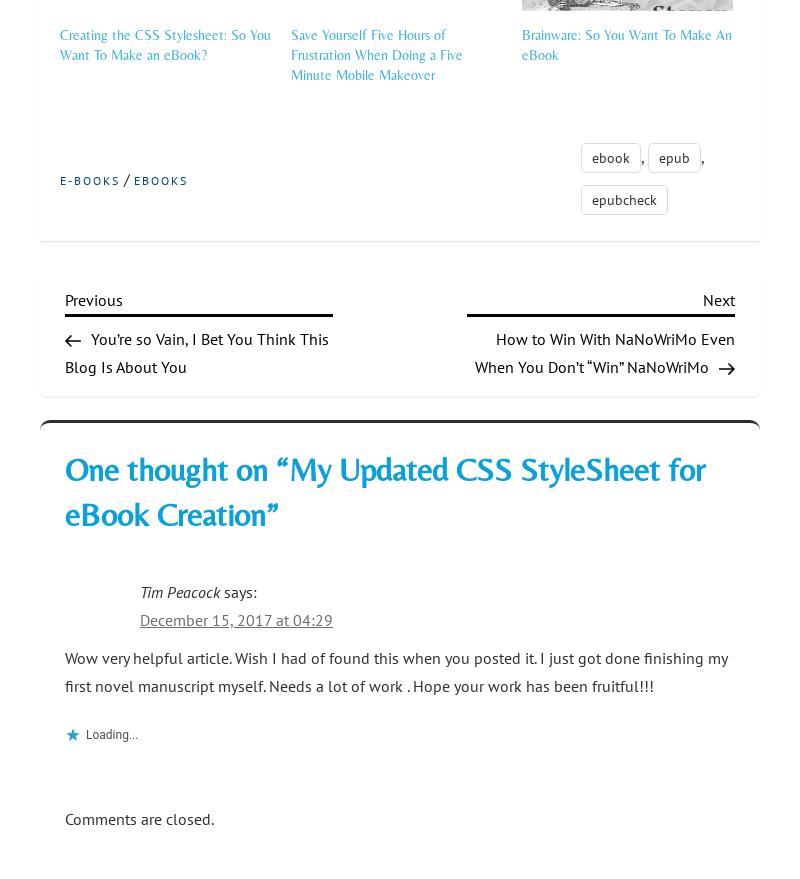  What do you see at coordinates (139, 816) in the screenshot?
I see `'Comments are closed.'` at bounding box center [139, 816].